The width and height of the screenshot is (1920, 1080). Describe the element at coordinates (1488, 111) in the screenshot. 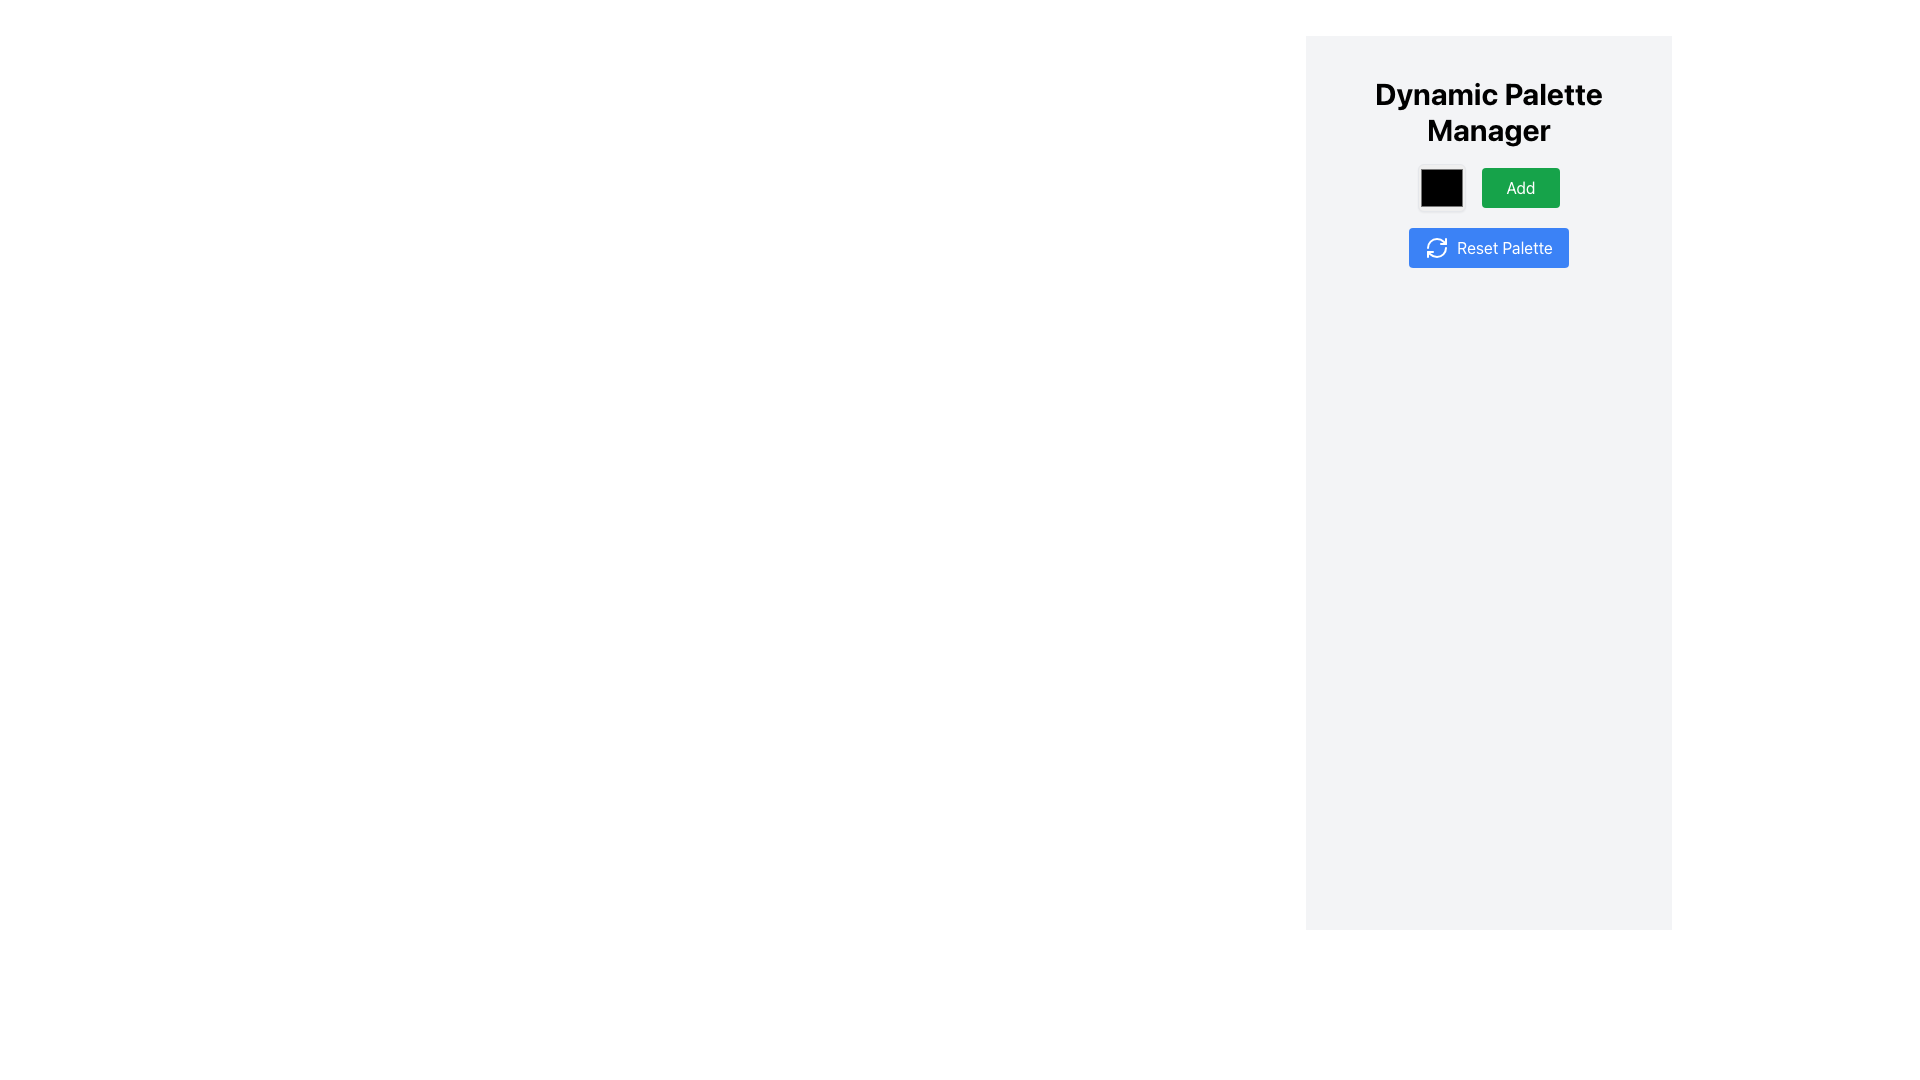

I see `the 'Dynamic Palette Manager' text label, which is a bold and large header aligned at the top of the interface, above the 'Add' and 'Reset Palette' buttons` at that location.